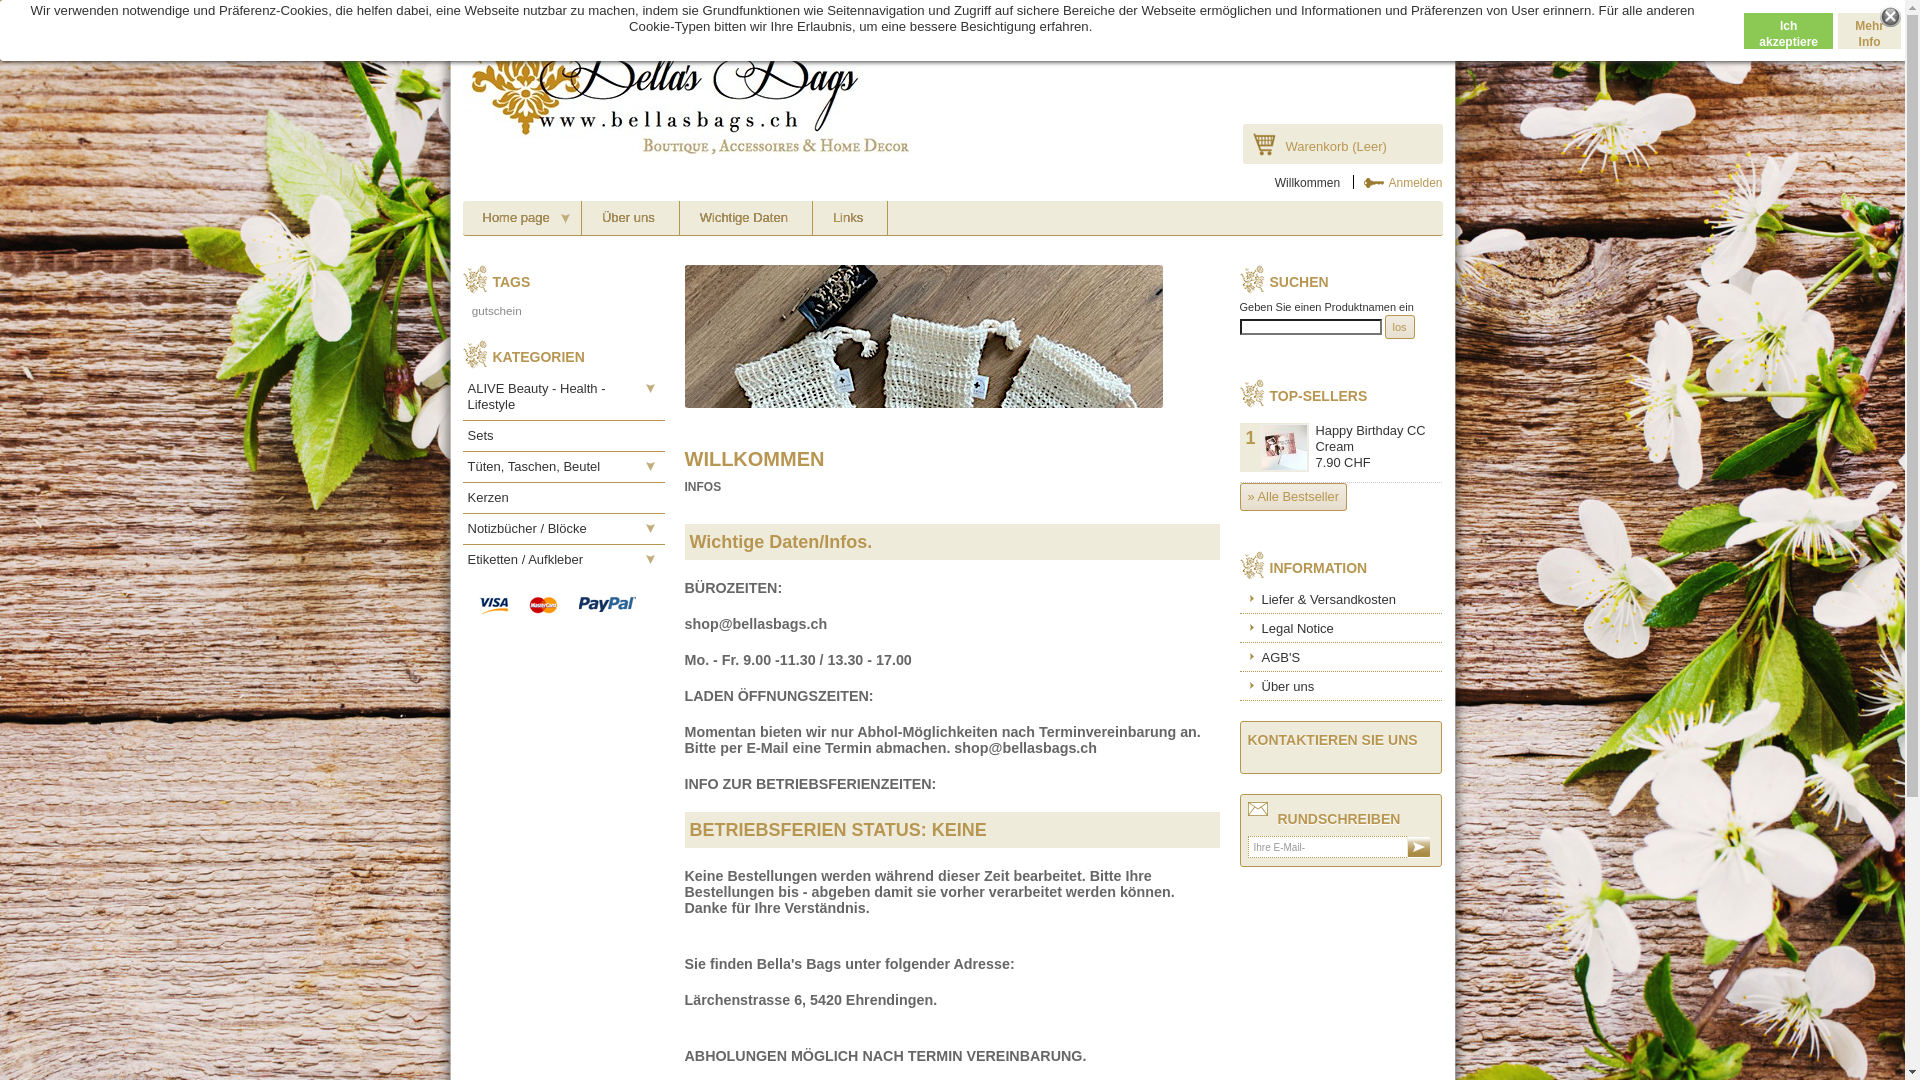 The width and height of the screenshot is (1920, 1080). What do you see at coordinates (1269, 396) in the screenshot?
I see `'TOP-SELLERS'` at bounding box center [1269, 396].